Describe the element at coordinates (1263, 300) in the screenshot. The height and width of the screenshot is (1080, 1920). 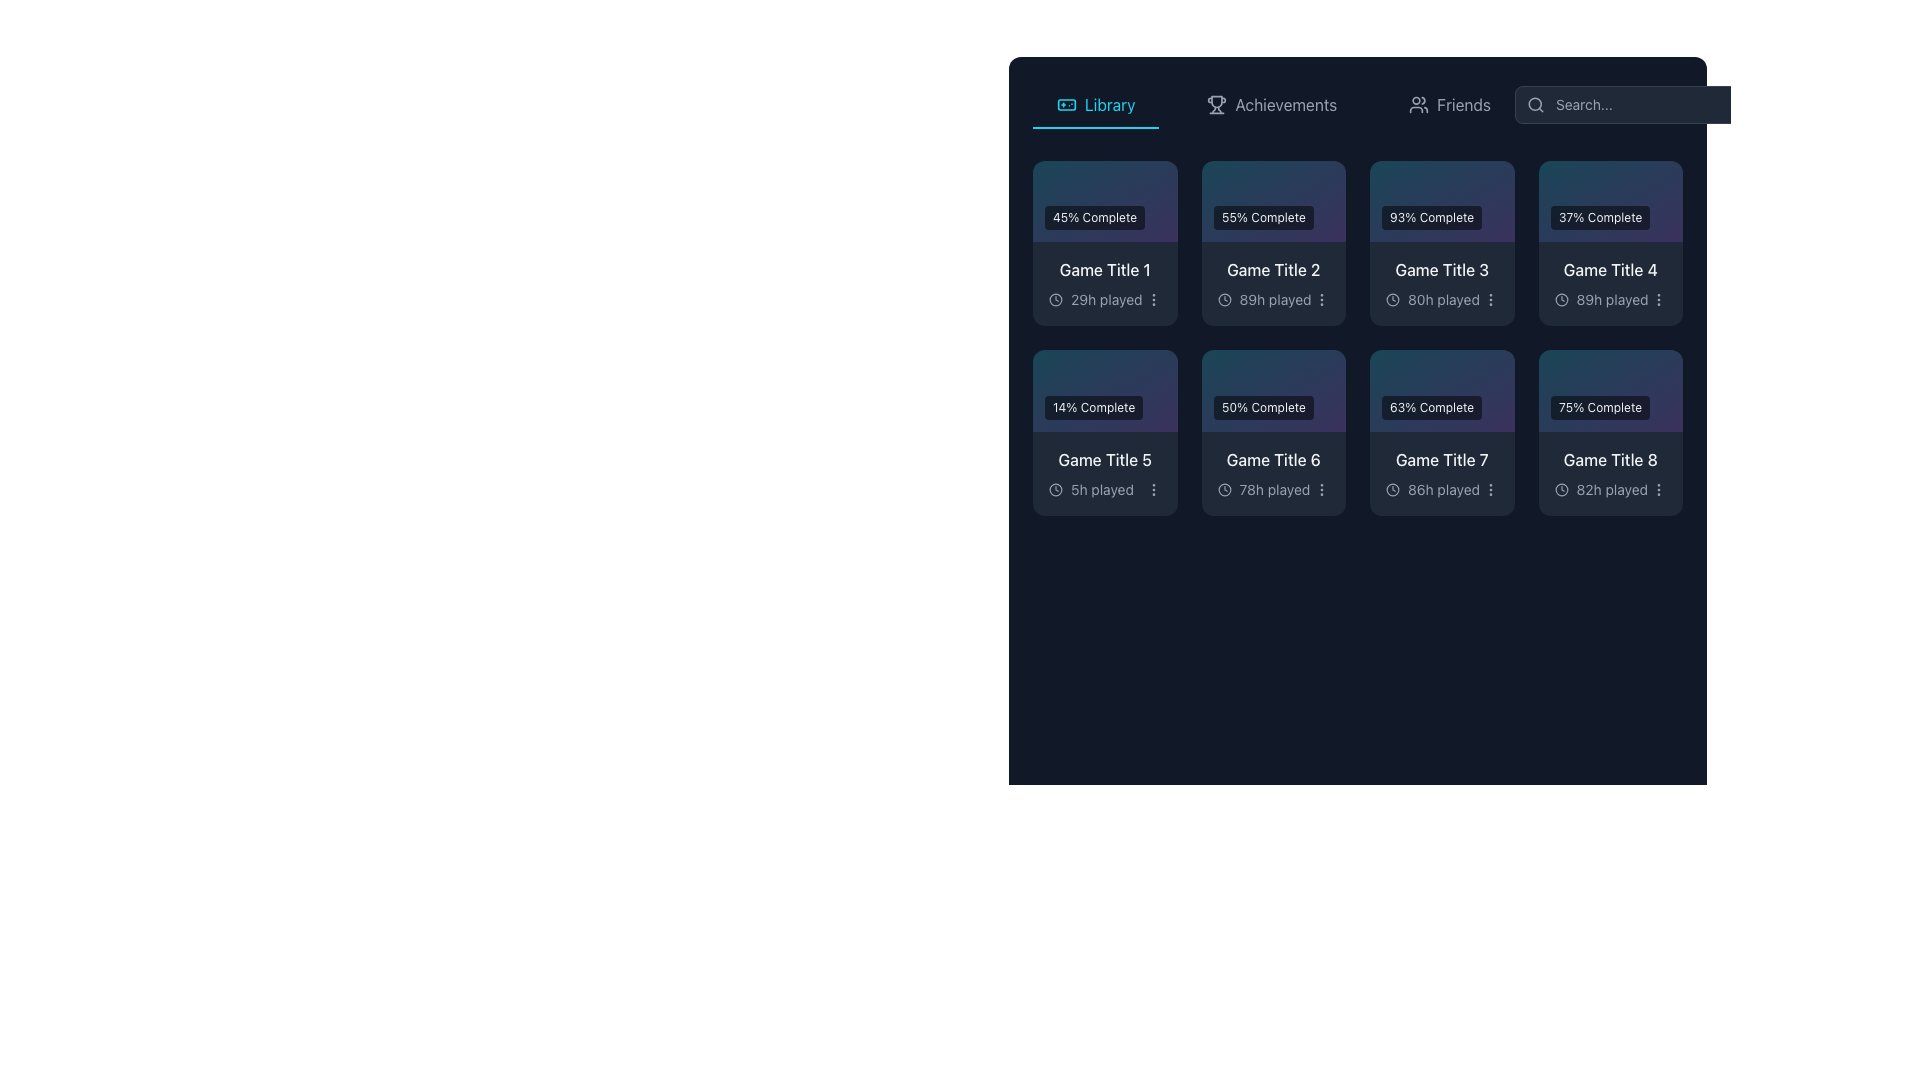
I see `the text displaying the total hours played for 'Game Title 2', located in the second card of the first row of the grid layout` at that location.